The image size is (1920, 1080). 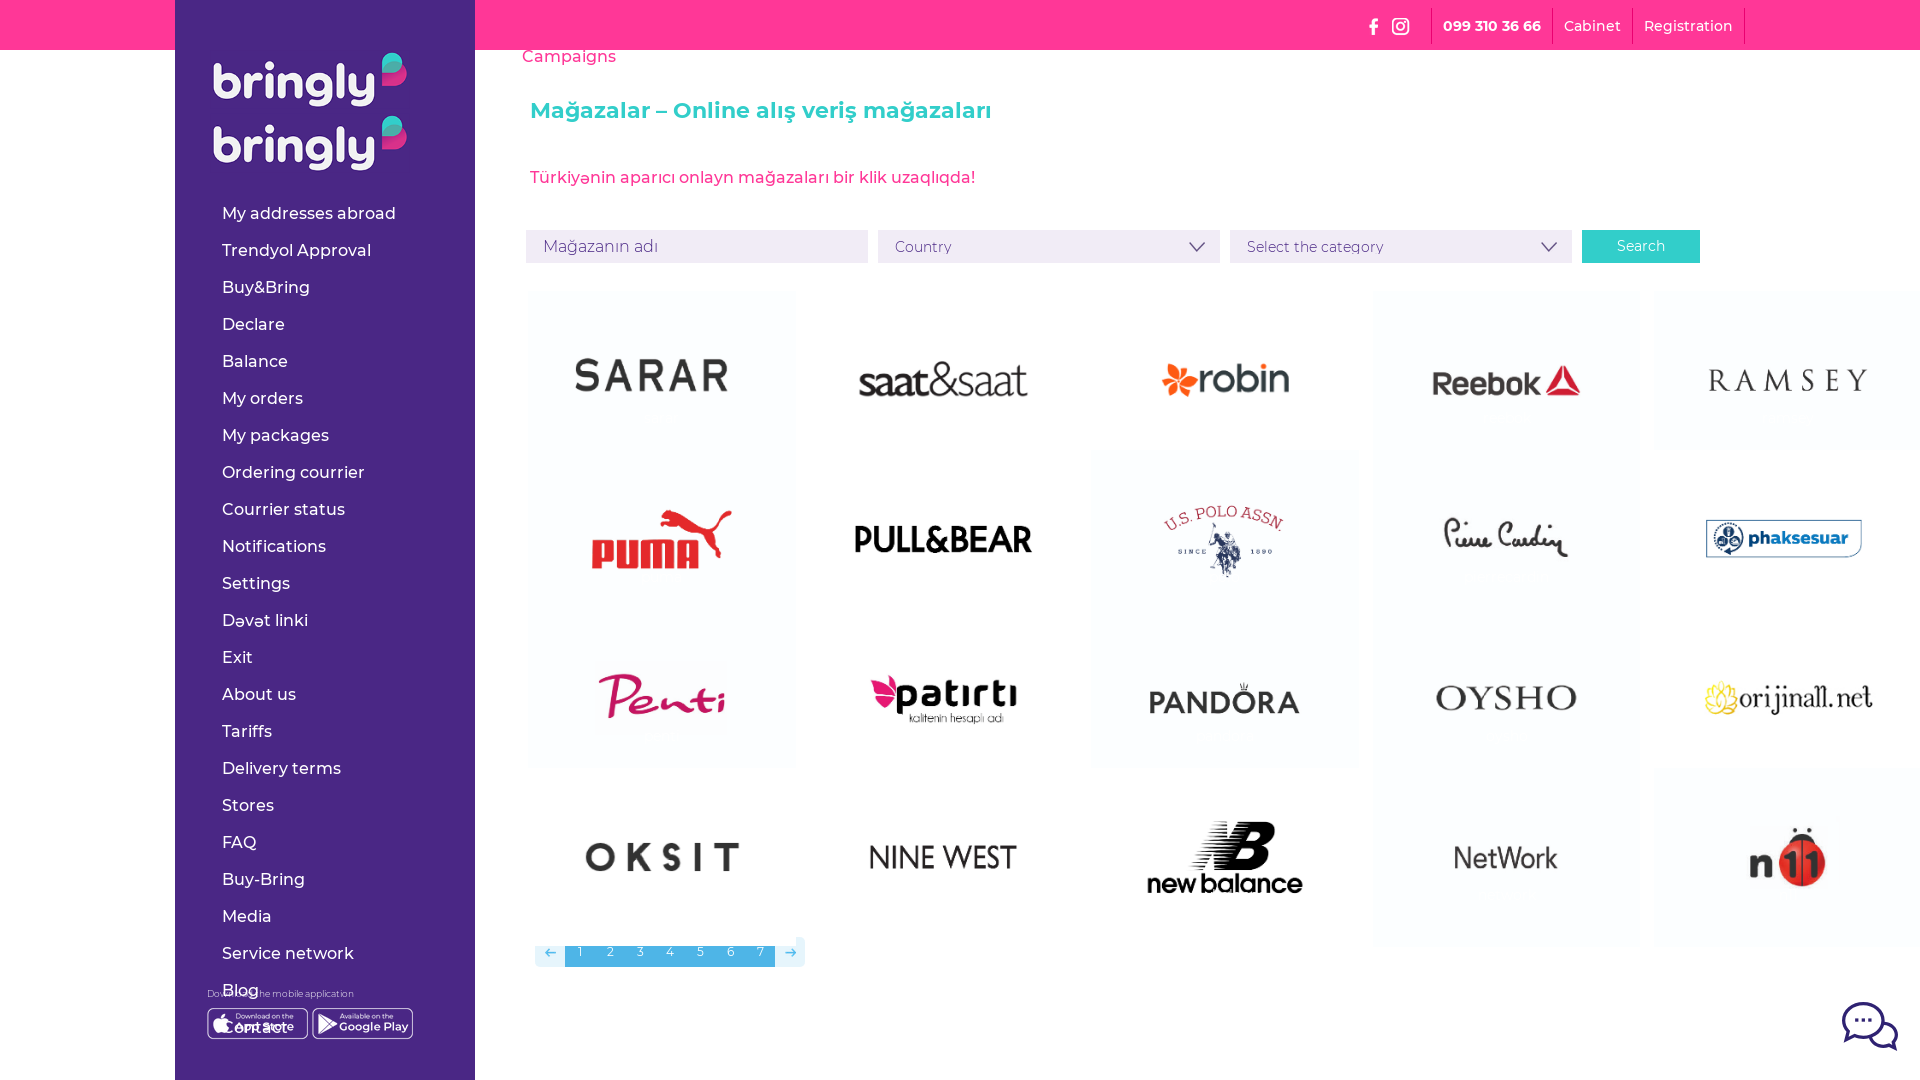 I want to click on 'polo', so click(x=1223, y=577).